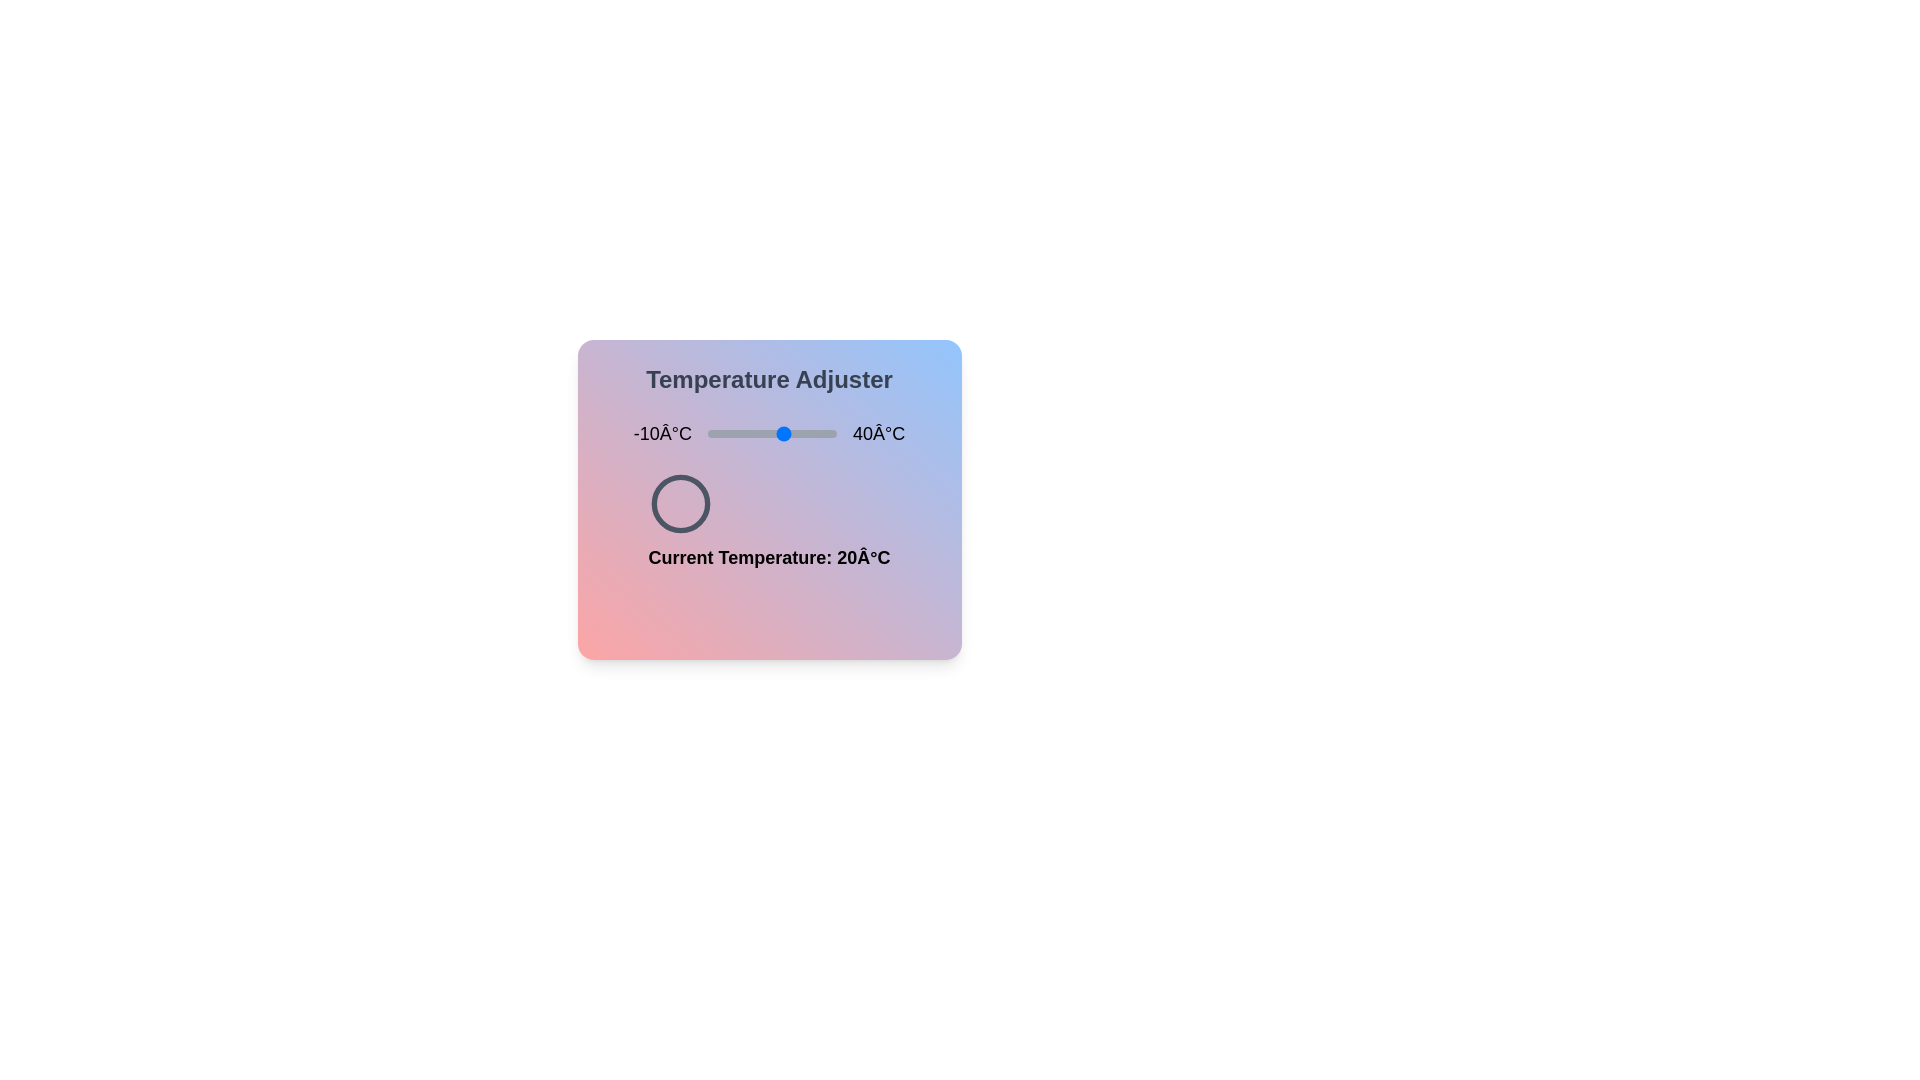 This screenshot has width=1920, height=1080. What do you see at coordinates (824, 433) in the screenshot?
I see `the temperature to 35 degrees Celsius using the slider` at bounding box center [824, 433].